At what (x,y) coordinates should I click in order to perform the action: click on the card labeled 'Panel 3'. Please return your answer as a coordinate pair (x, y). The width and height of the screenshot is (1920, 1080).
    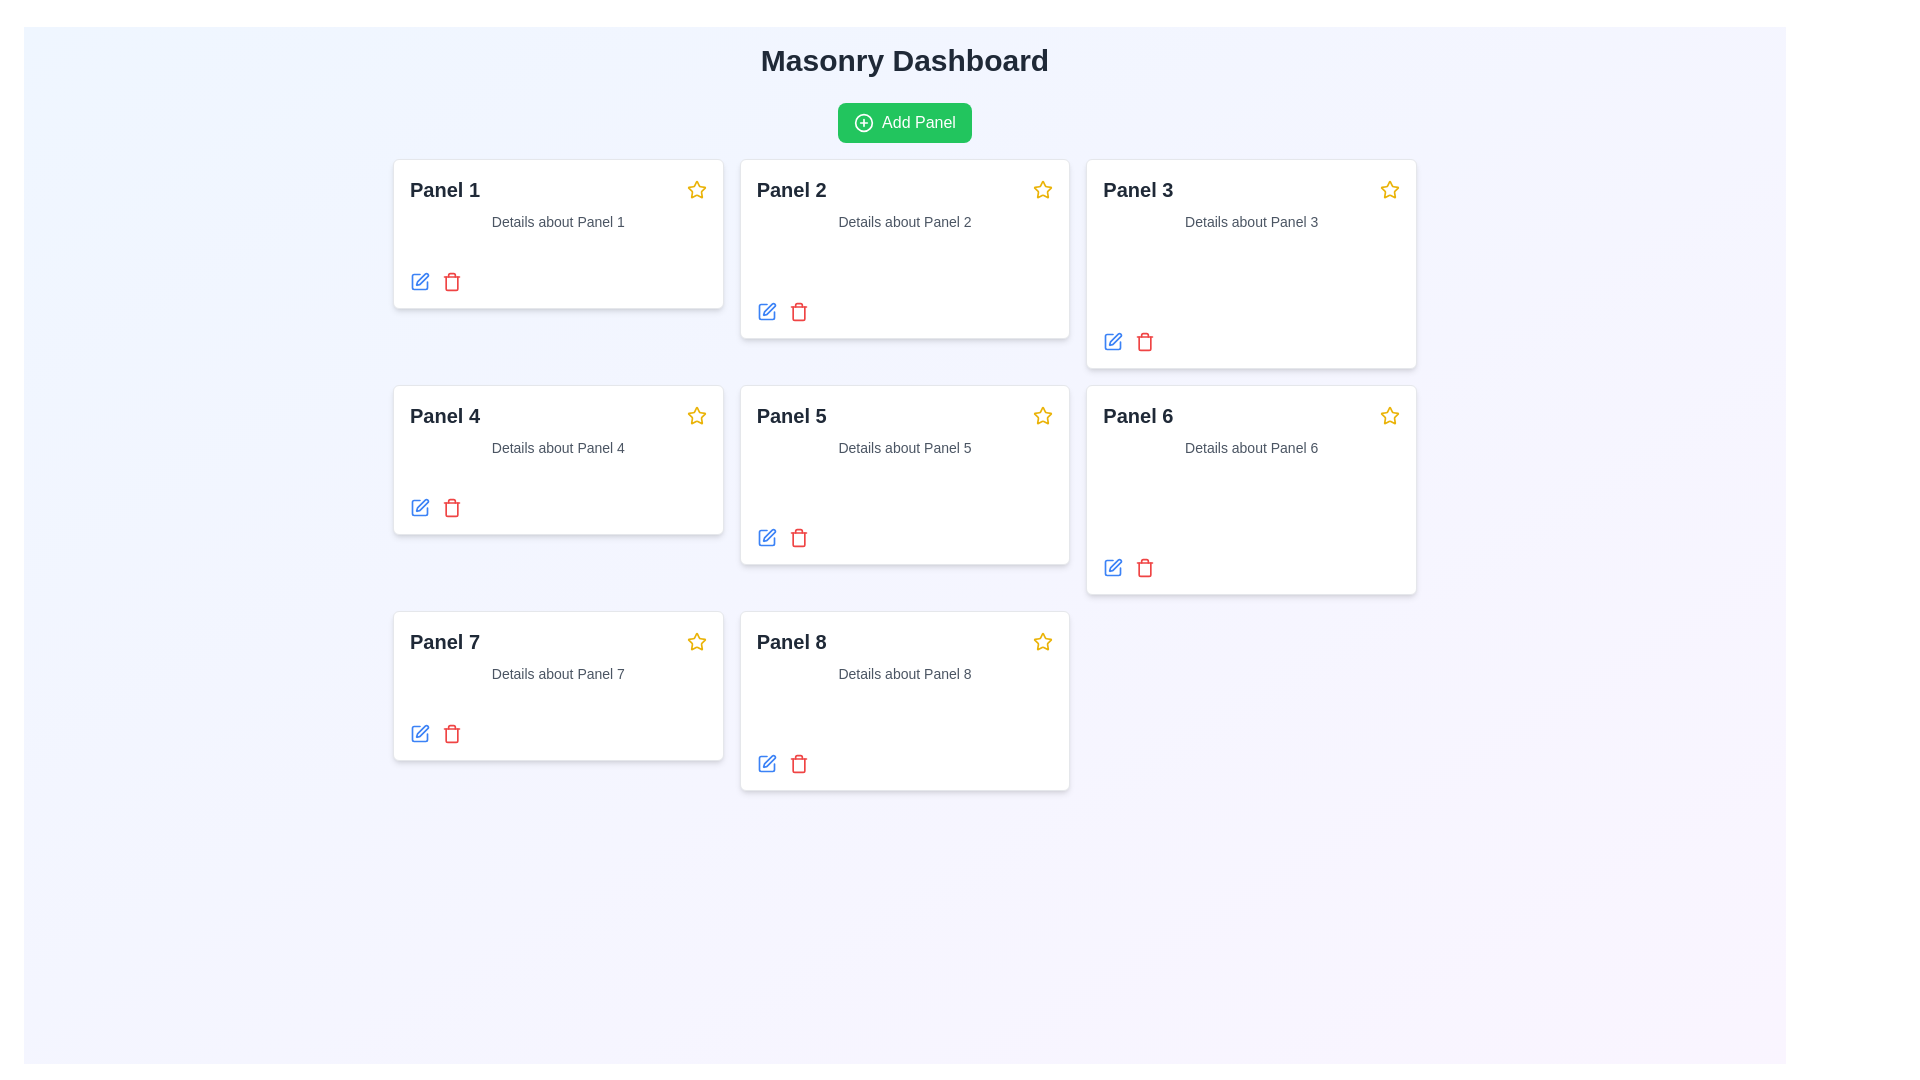
    Looking at the image, I should click on (1138, 189).